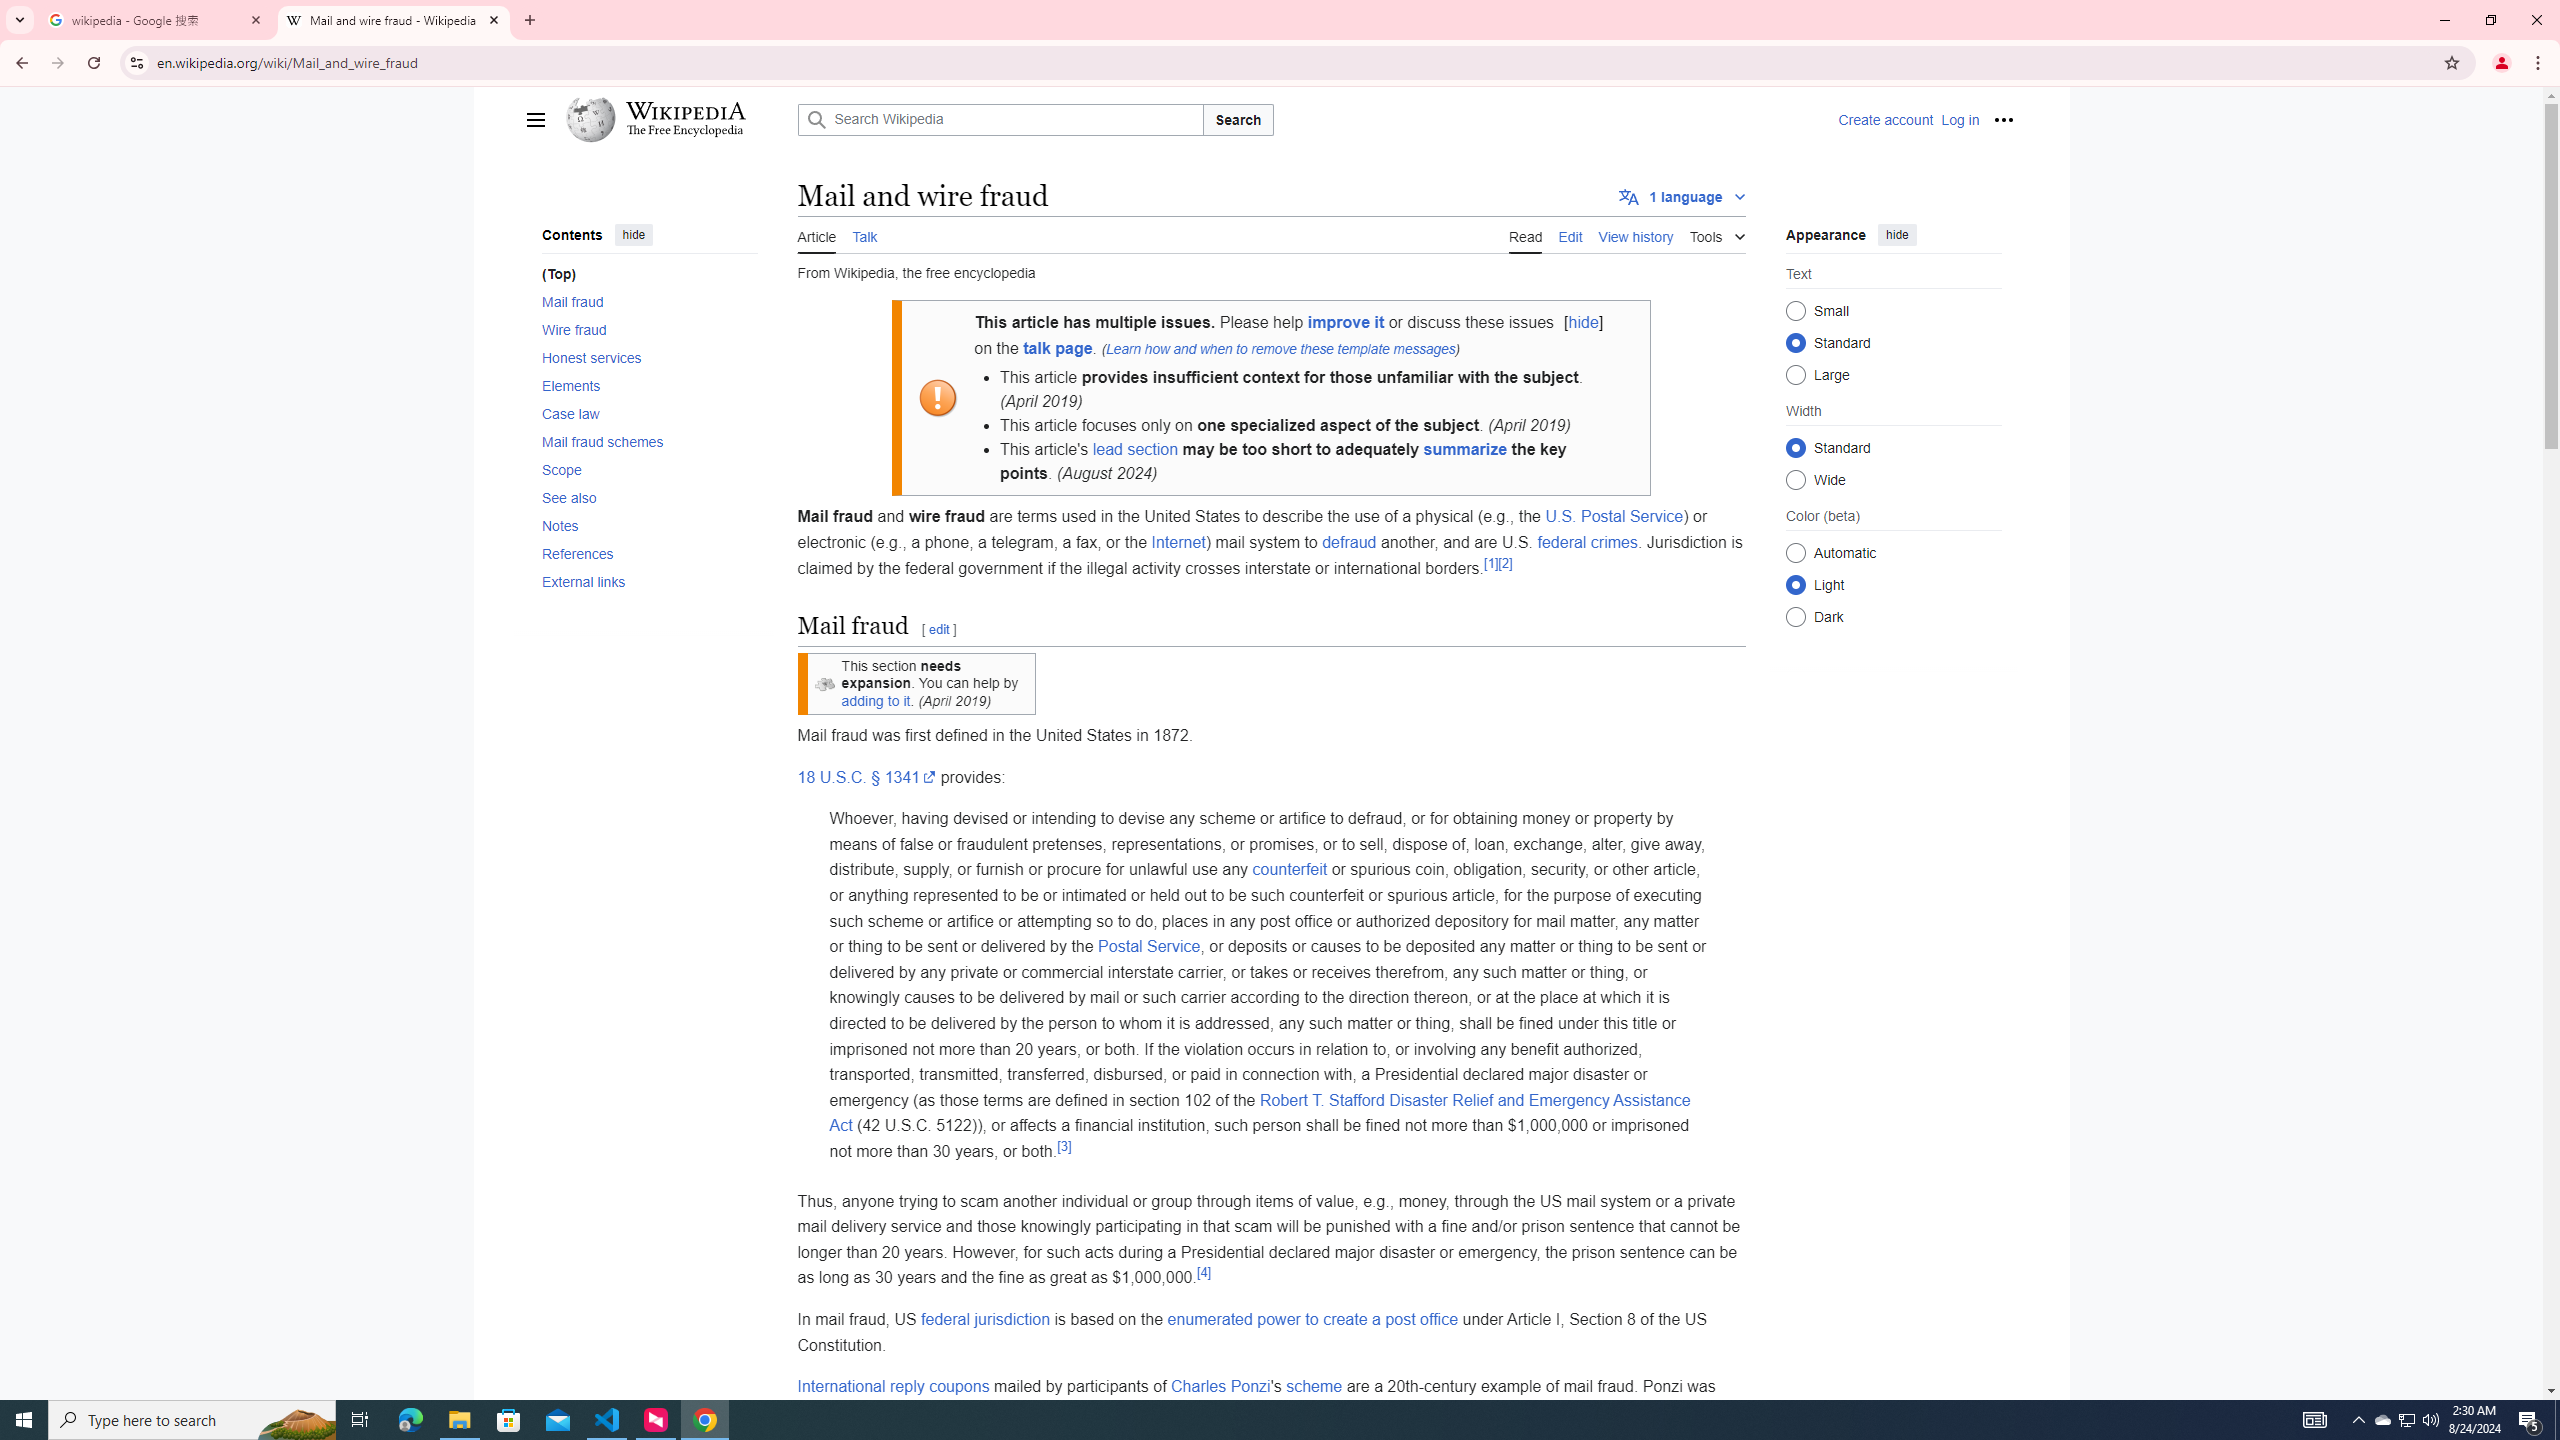  Describe the element at coordinates (1313, 1386) in the screenshot. I see `'scheme'` at that location.